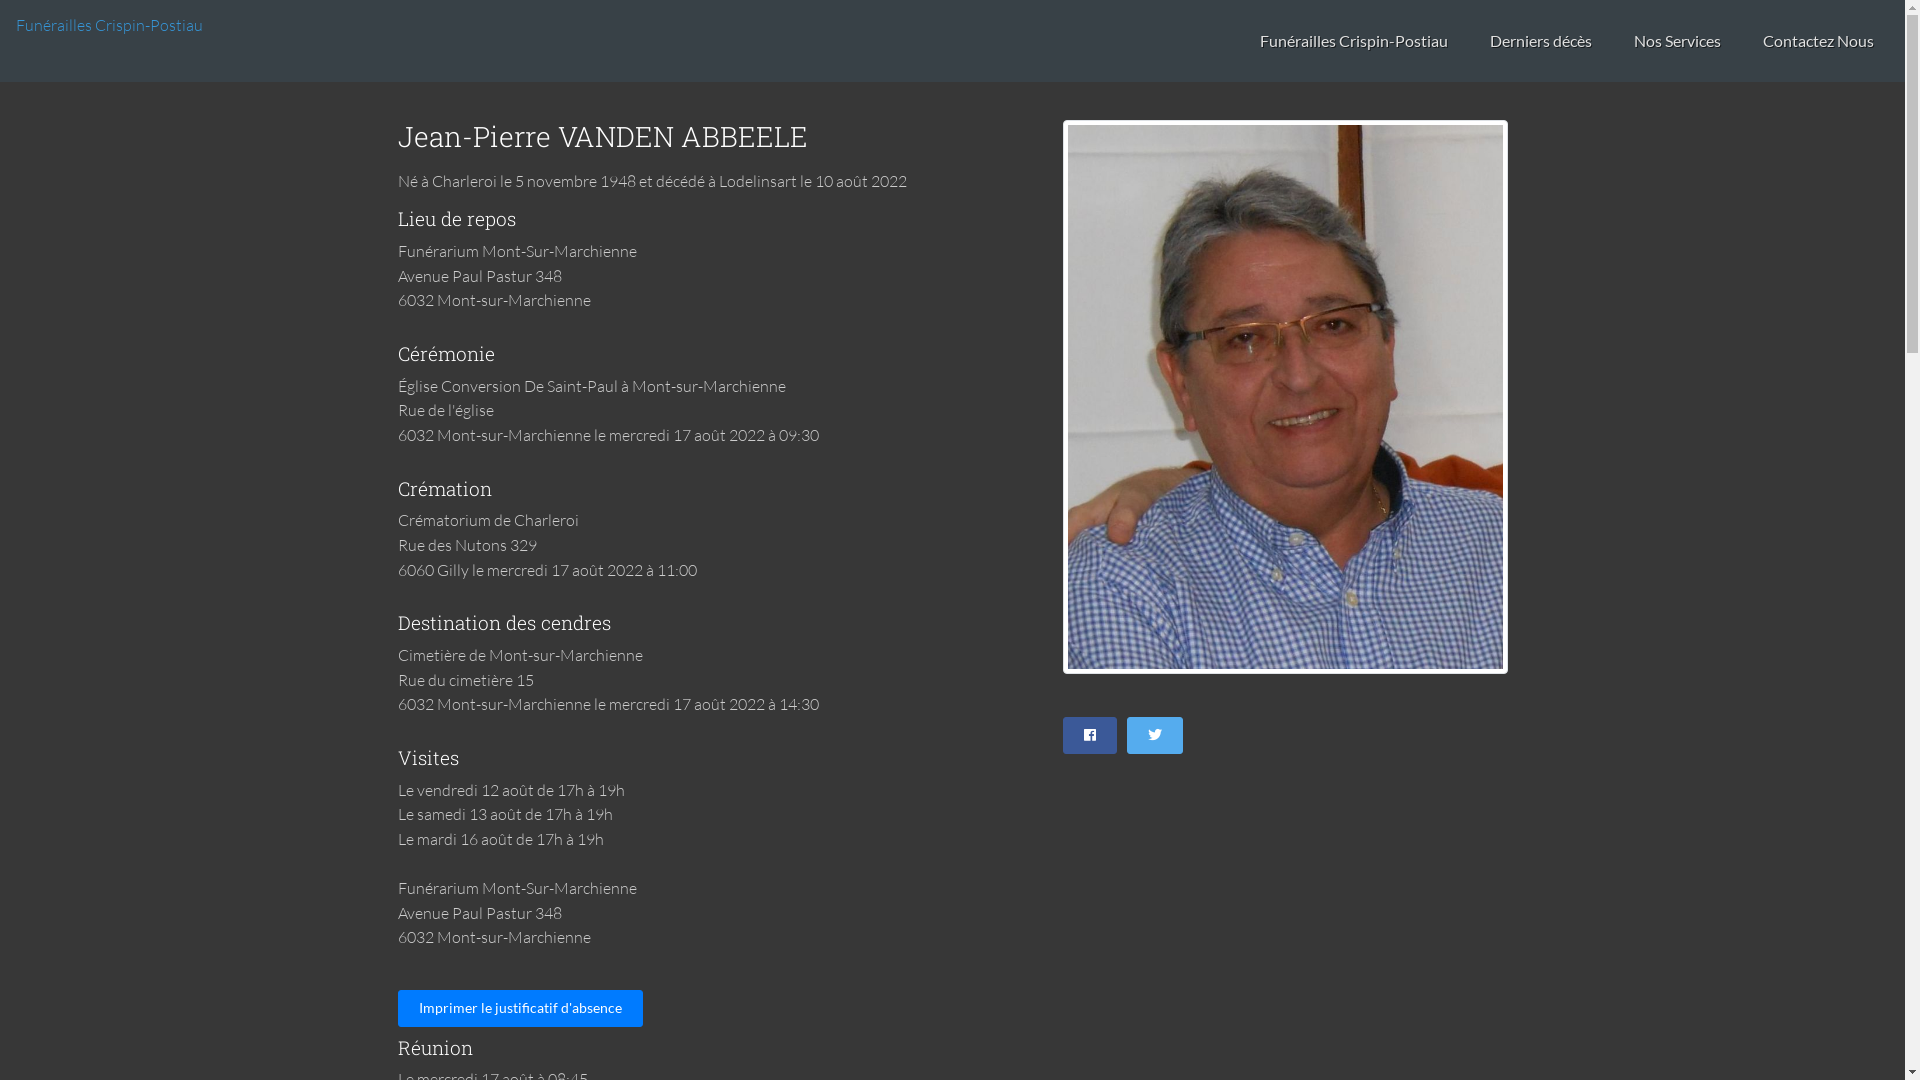  What do you see at coordinates (1617, 41) in the screenshot?
I see `'Nos Services'` at bounding box center [1617, 41].